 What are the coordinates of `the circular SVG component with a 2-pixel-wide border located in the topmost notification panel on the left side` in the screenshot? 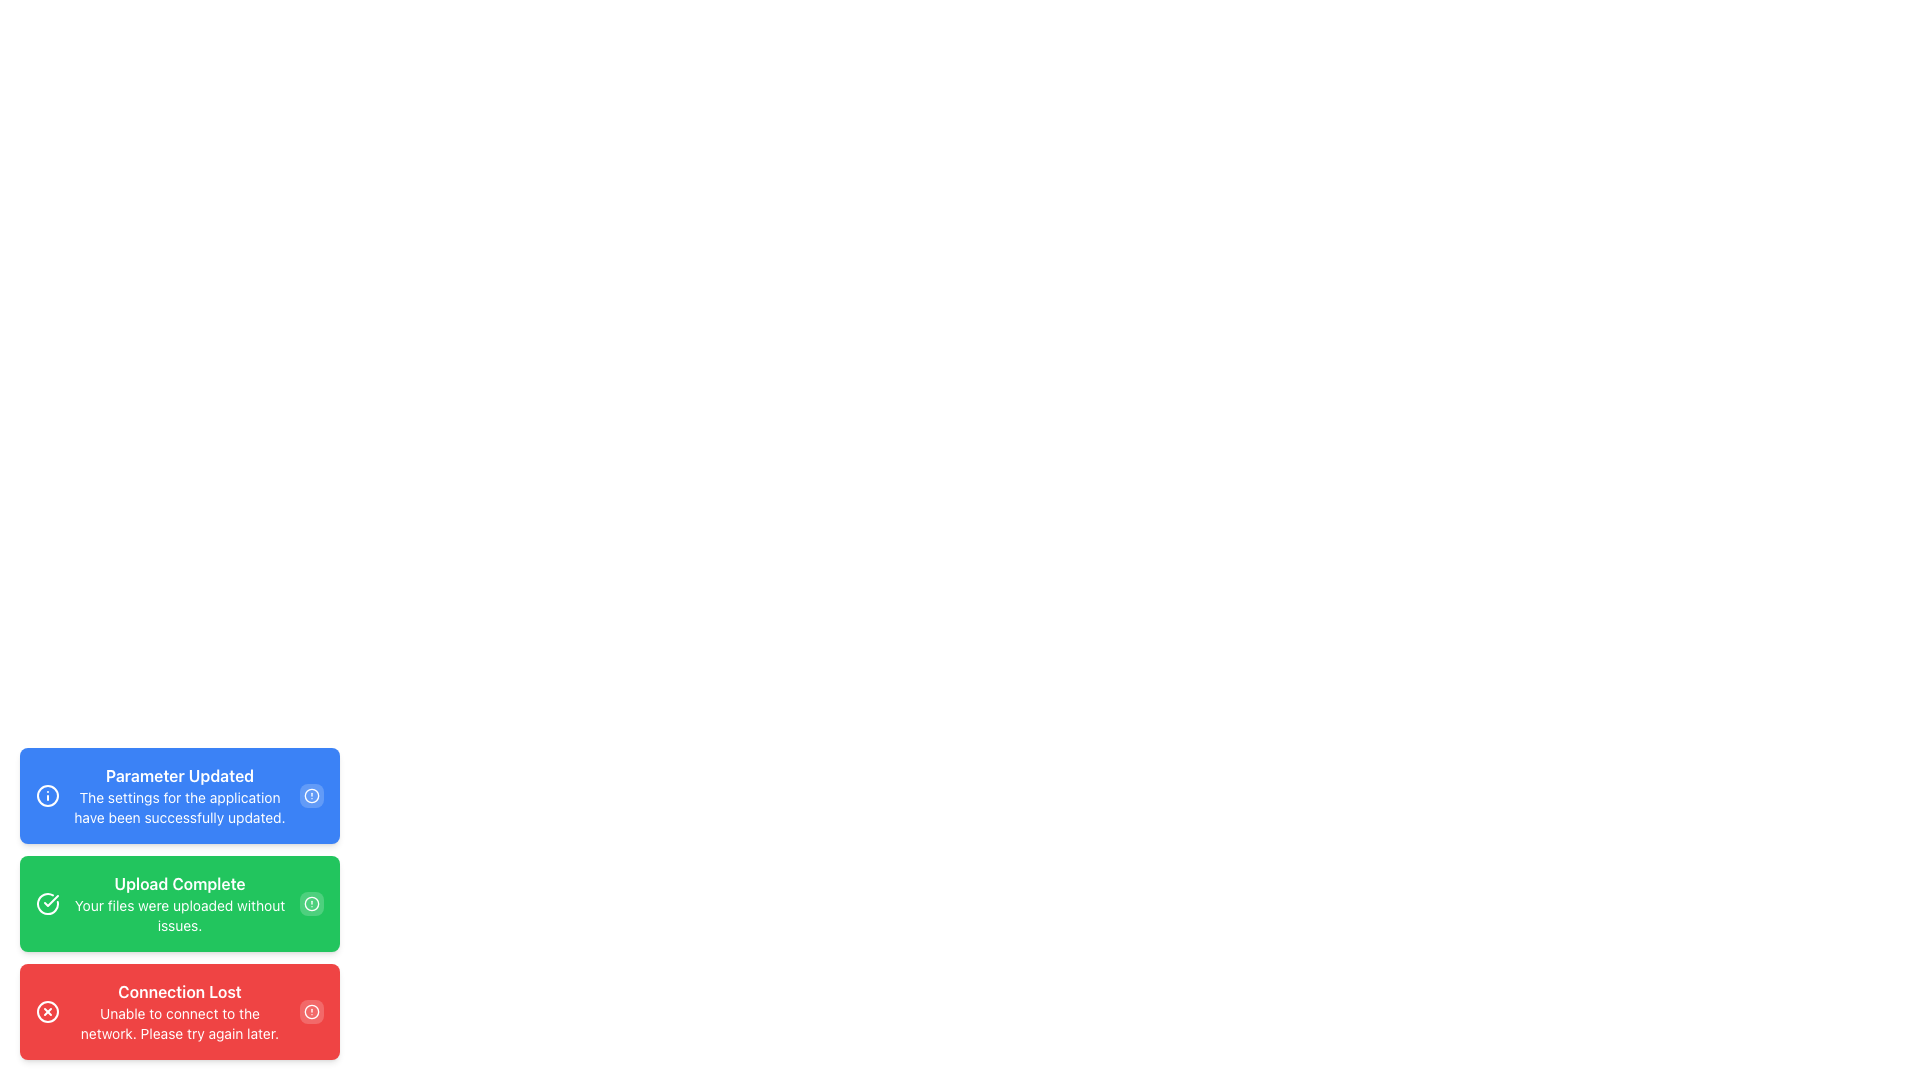 It's located at (48, 794).